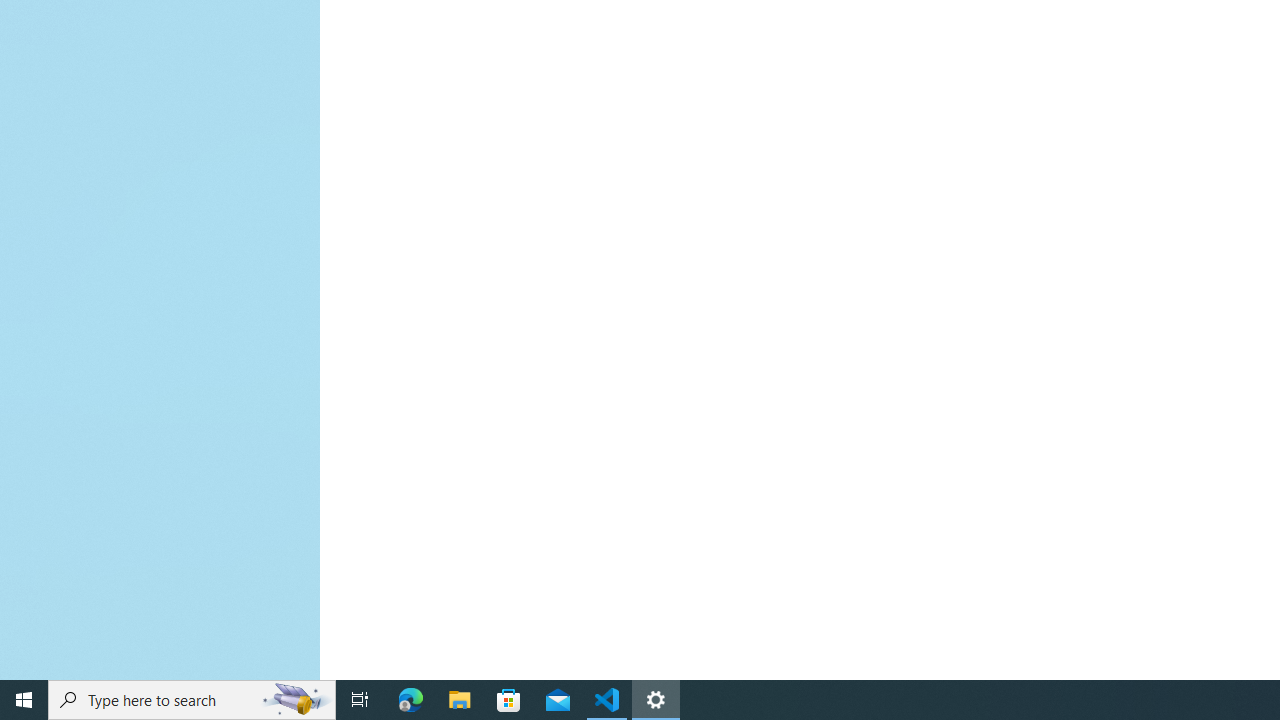 This screenshot has height=720, width=1280. What do you see at coordinates (24, 698) in the screenshot?
I see `'Start'` at bounding box center [24, 698].